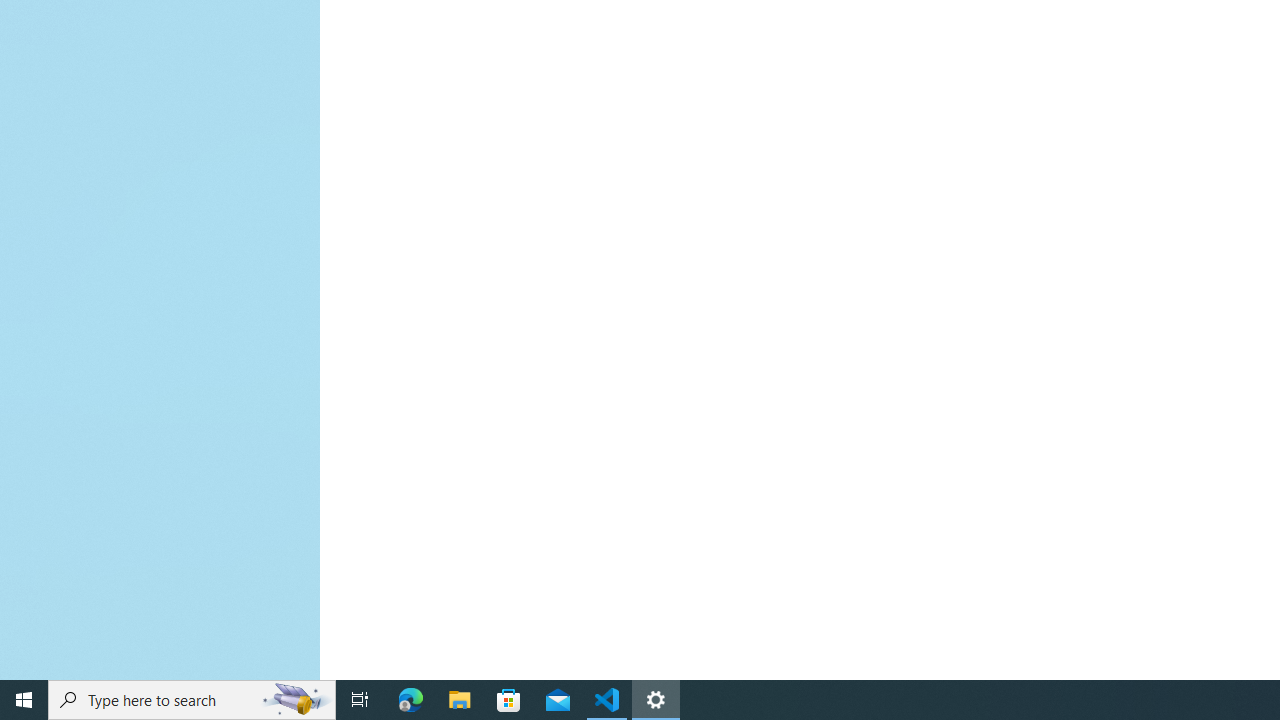 This screenshot has height=720, width=1280. What do you see at coordinates (24, 698) in the screenshot?
I see `'Start'` at bounding box center [24, 698].